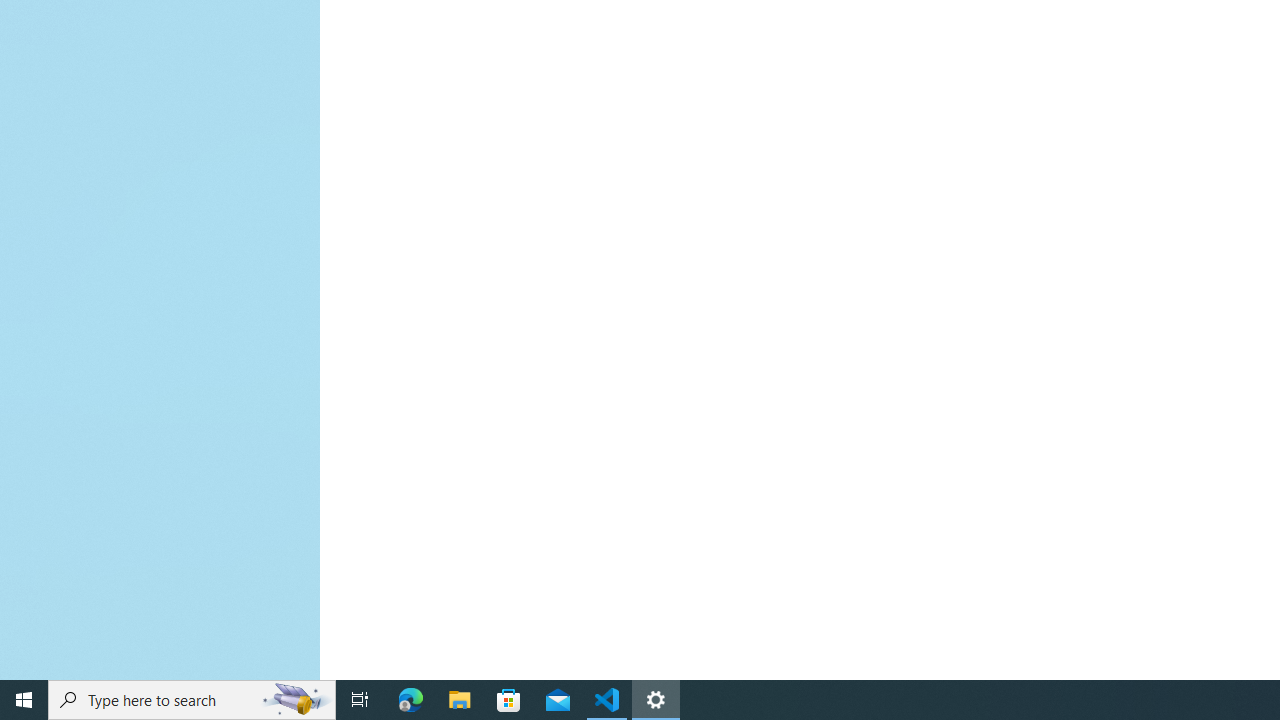 This screenshot has height=720, width=1280. What do you see at coordinates (24, 698) in the screenshot?
I see `'Start'` at bounding box center [24, 698].